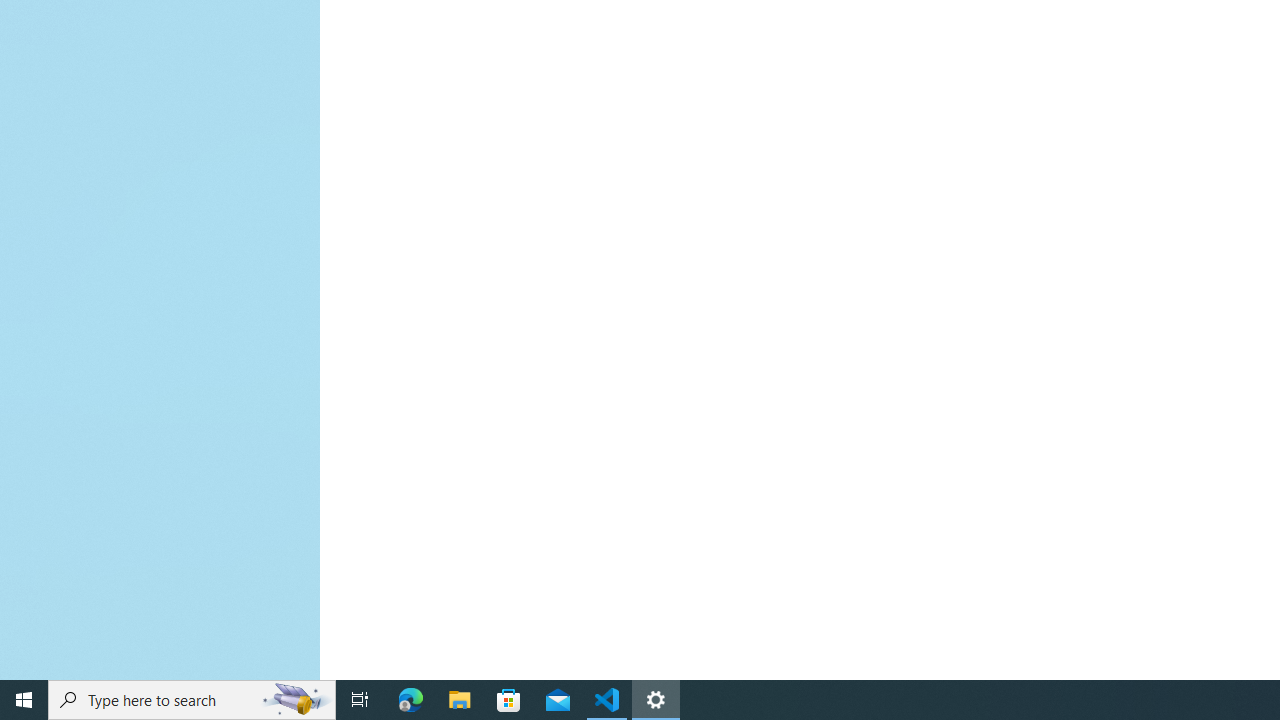 This screenshot has height=720, width=1280. What do you see at coordinates (24, 698) in the screenshot?
I see `'Start'` at bounding box center [24, 698].